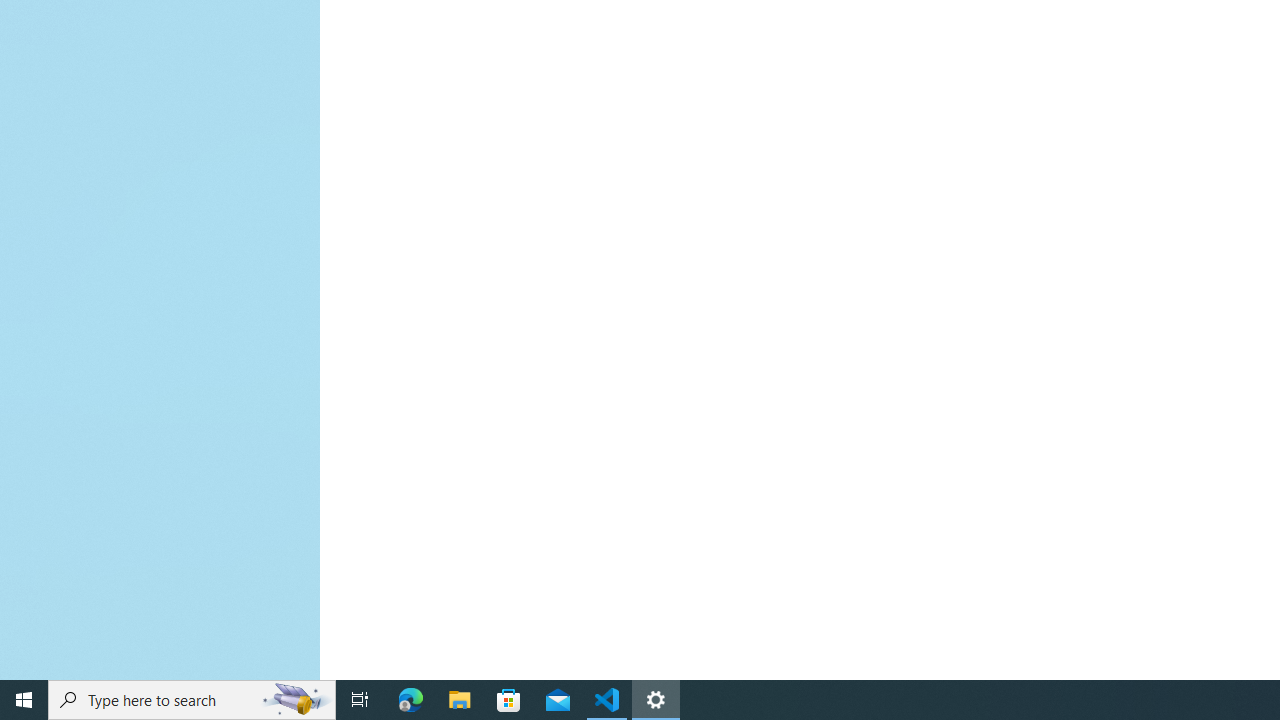 This screenshot has height=720, width=1280. What do you see at coordinates (24, 698) in the screenshot?
I see `'Start'` at bounding box center [24, 698].